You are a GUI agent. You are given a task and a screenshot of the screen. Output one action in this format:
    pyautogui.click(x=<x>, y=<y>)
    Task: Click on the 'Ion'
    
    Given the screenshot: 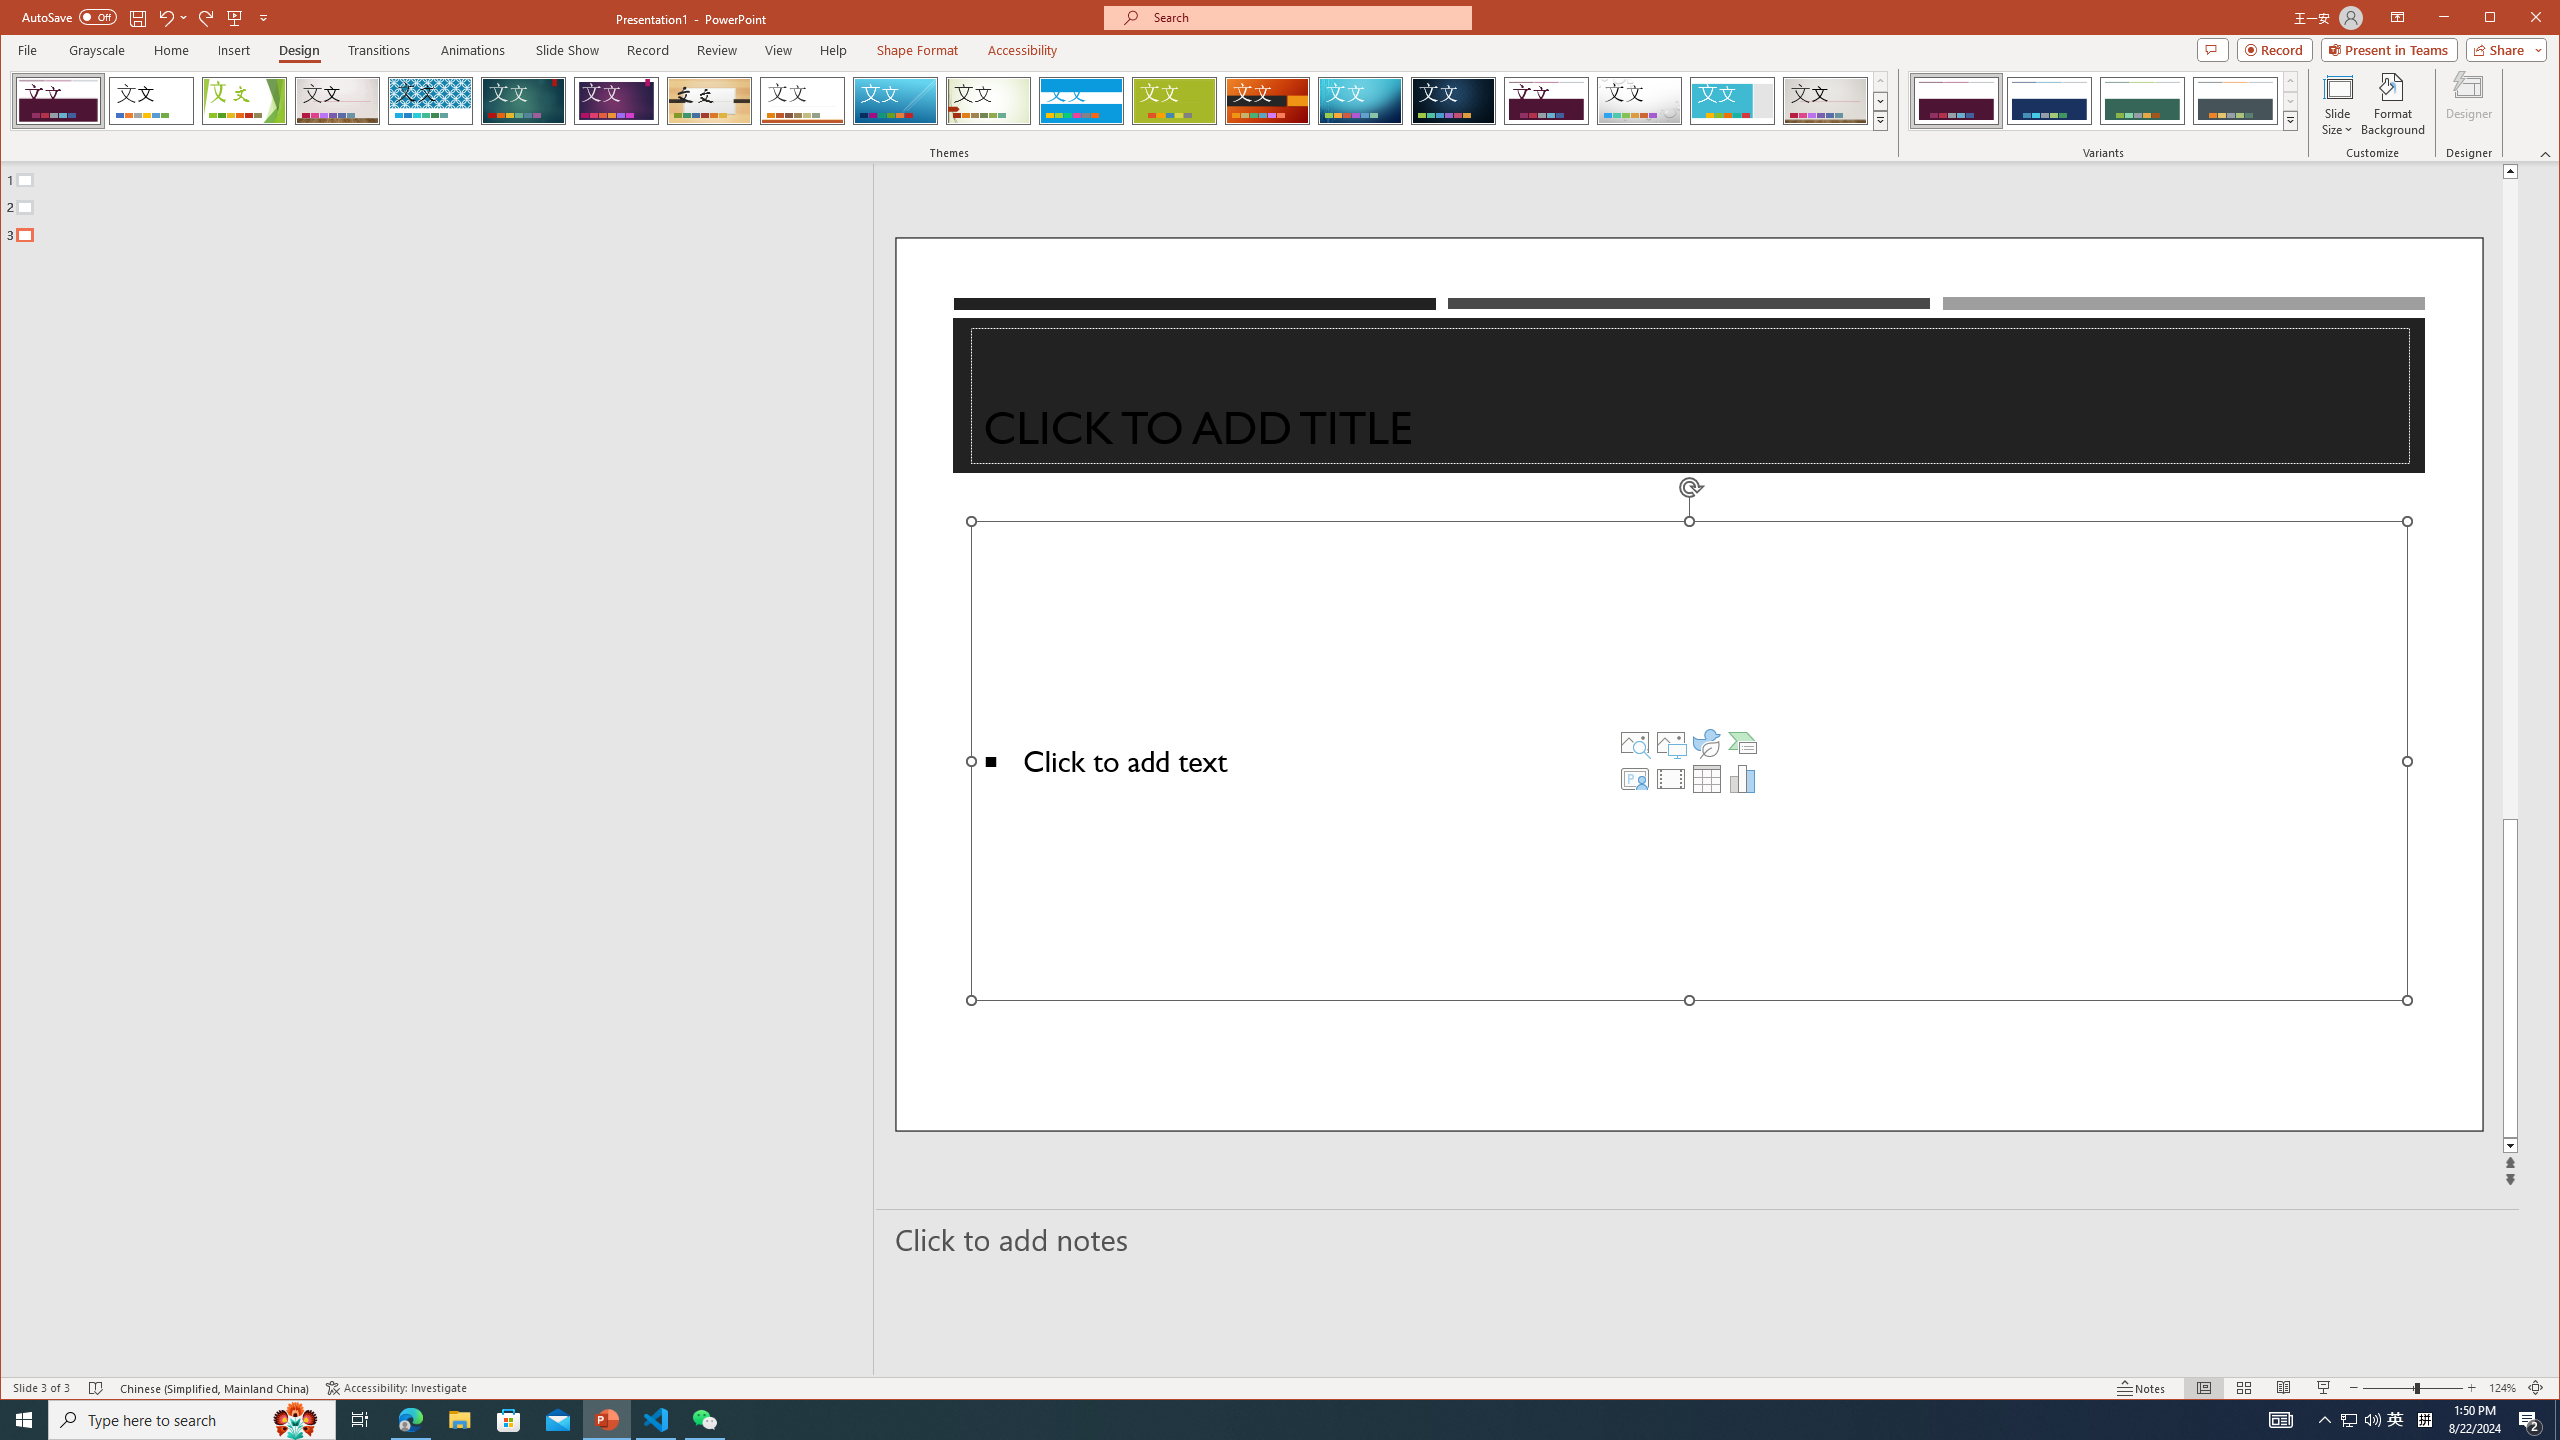 What is the action you would take?
    pyautogui.click(x=522, y=100)
    